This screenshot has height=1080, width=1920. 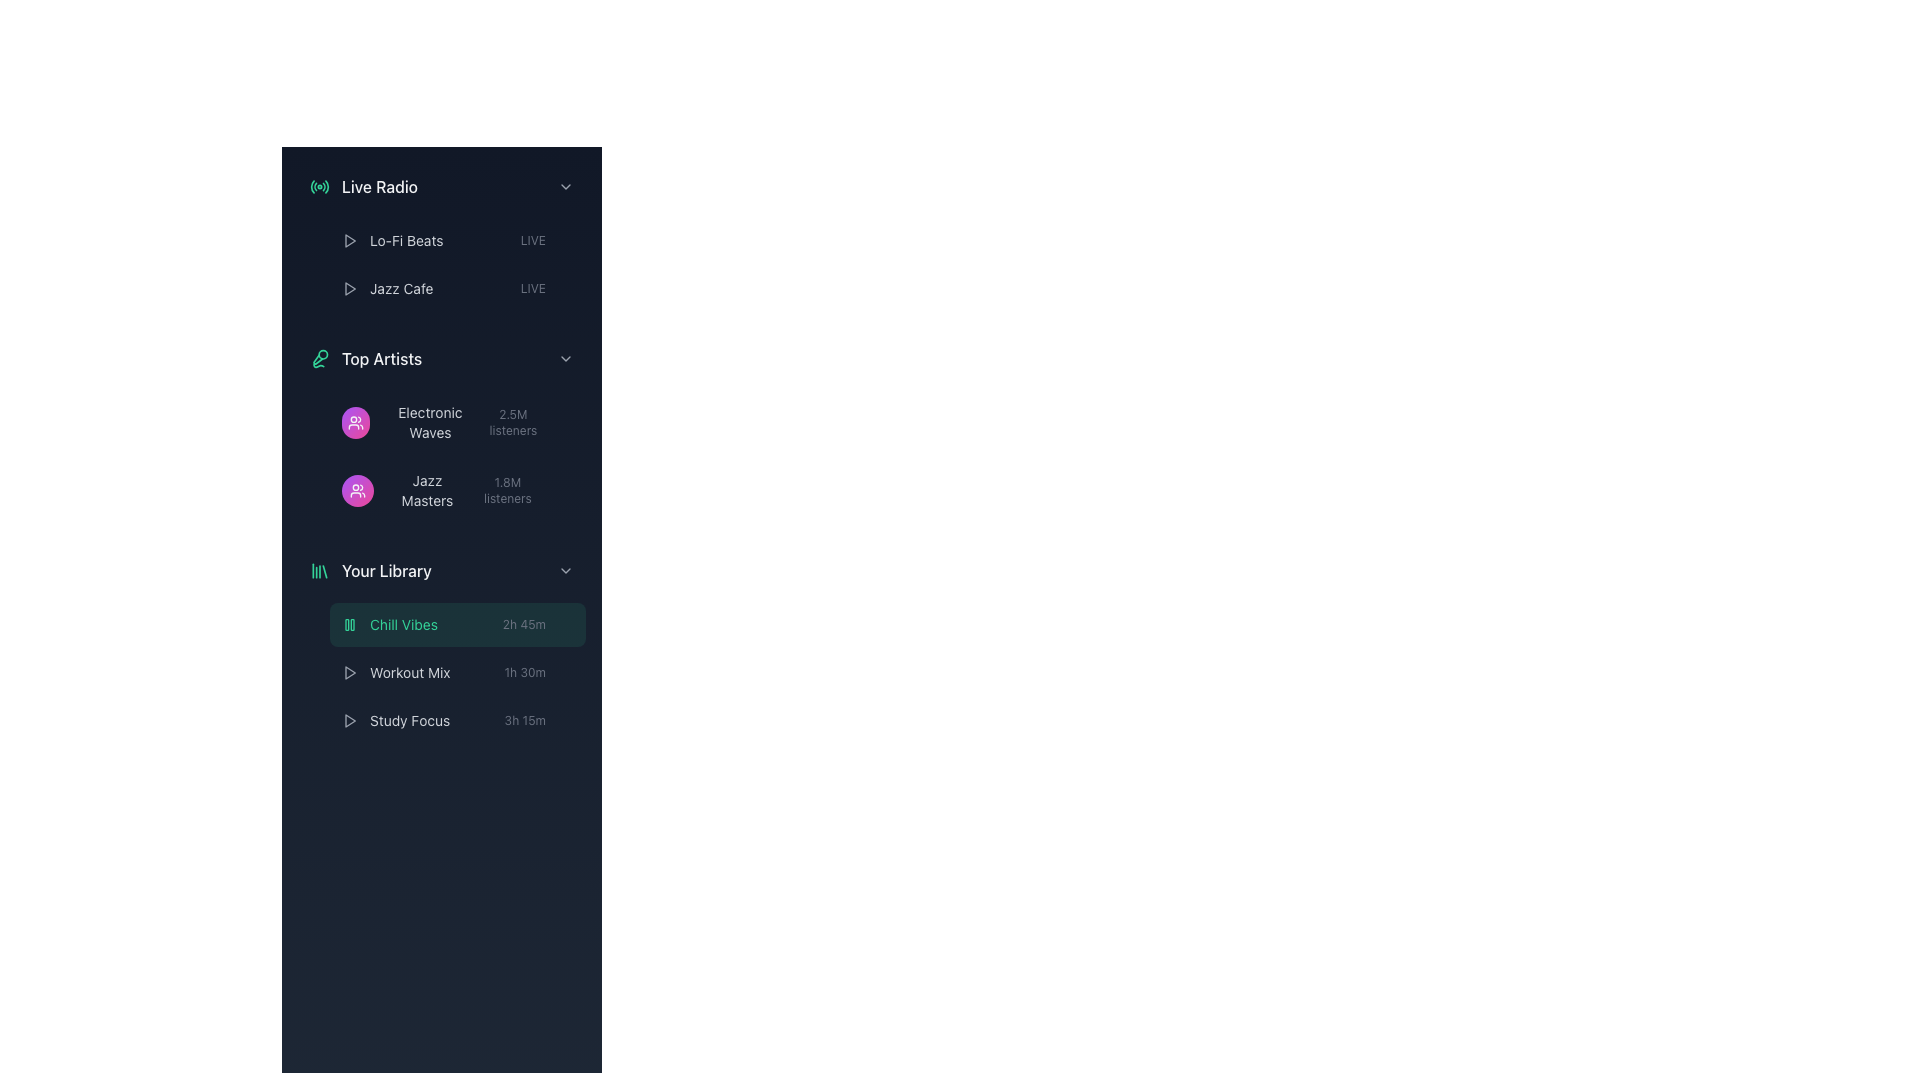 What do you see at coordinates (370, 570) in the screenshot?
I see `the Hyperlinked navigation item for 'Your Library' located in the vertical menu, which is positioned two-thirds down the list, below 'Top Artists' and above 'Chill Vibes'` at bounding box center [370, 570].